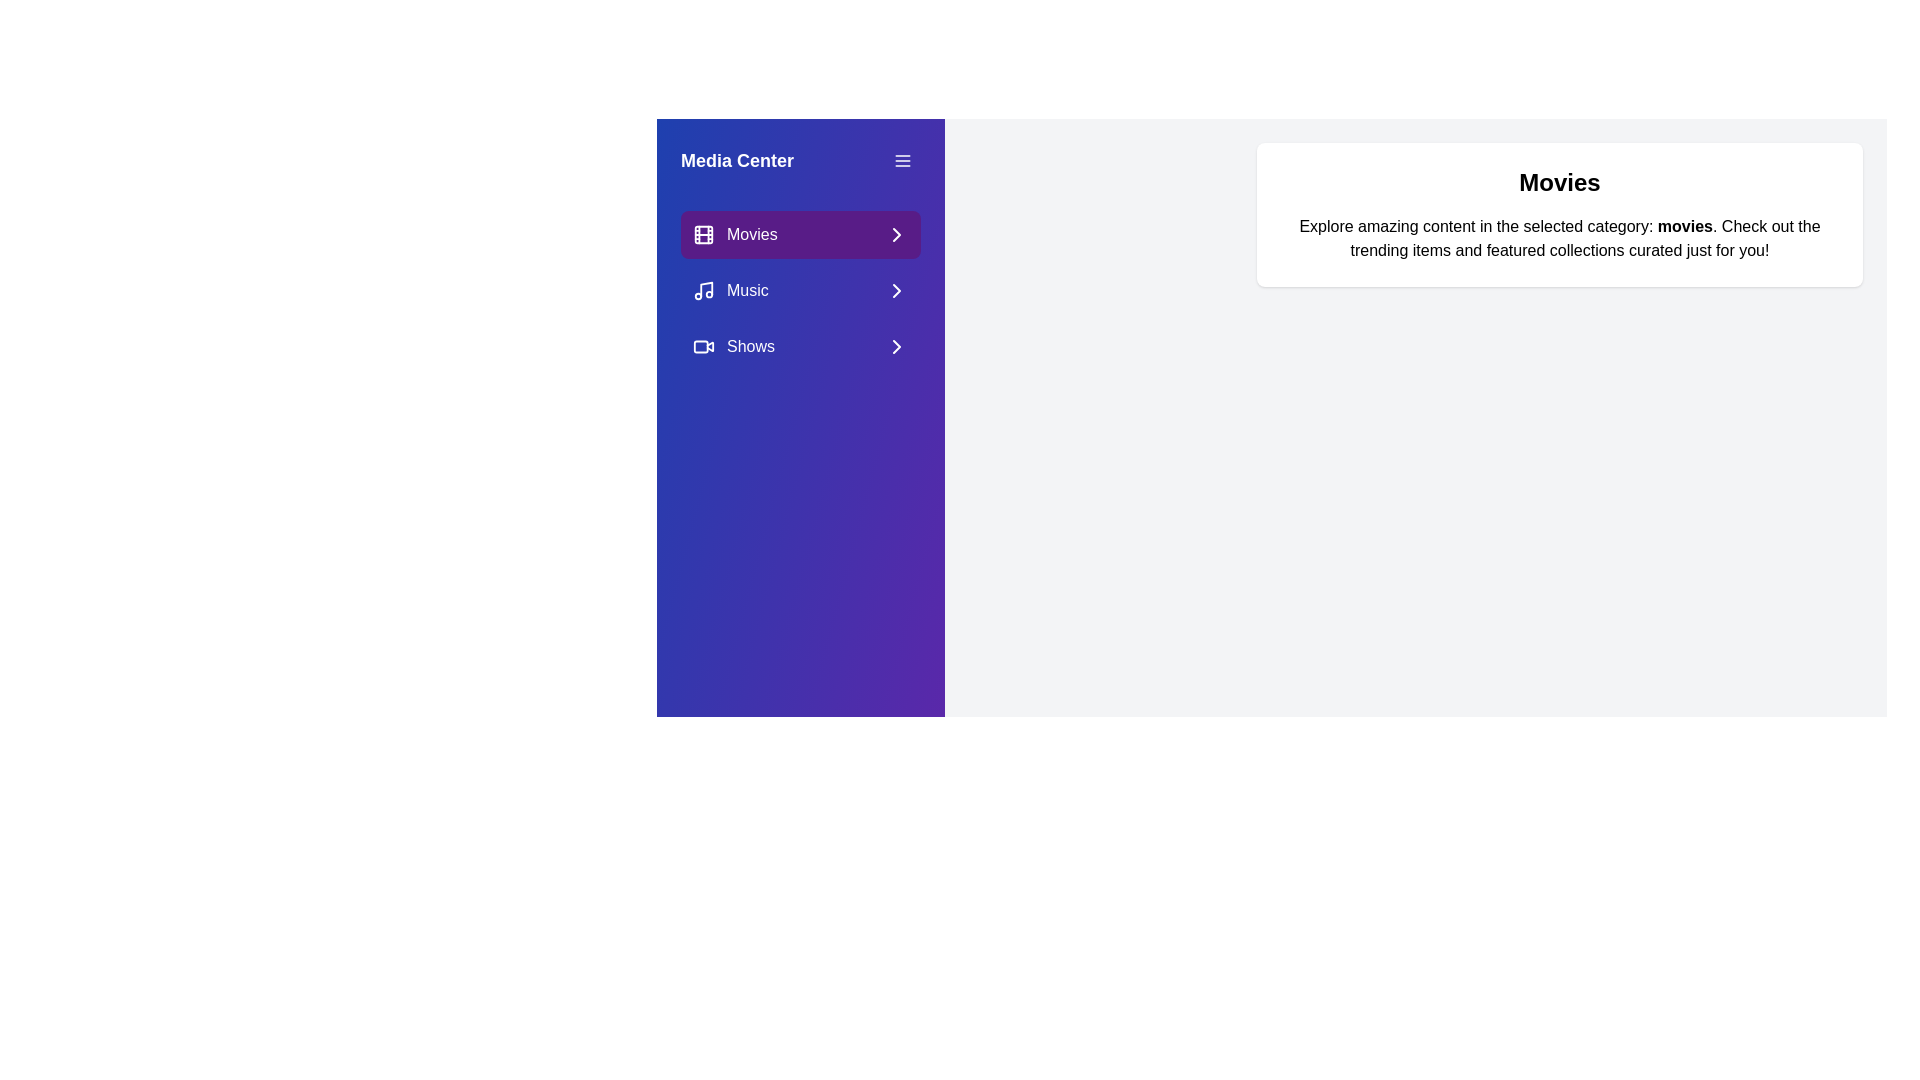 Image resolution: width=1920 pixels, height=1080 pixels. I want to click on the SVG graphic representing the video icon adjacent, so click(701, 346).